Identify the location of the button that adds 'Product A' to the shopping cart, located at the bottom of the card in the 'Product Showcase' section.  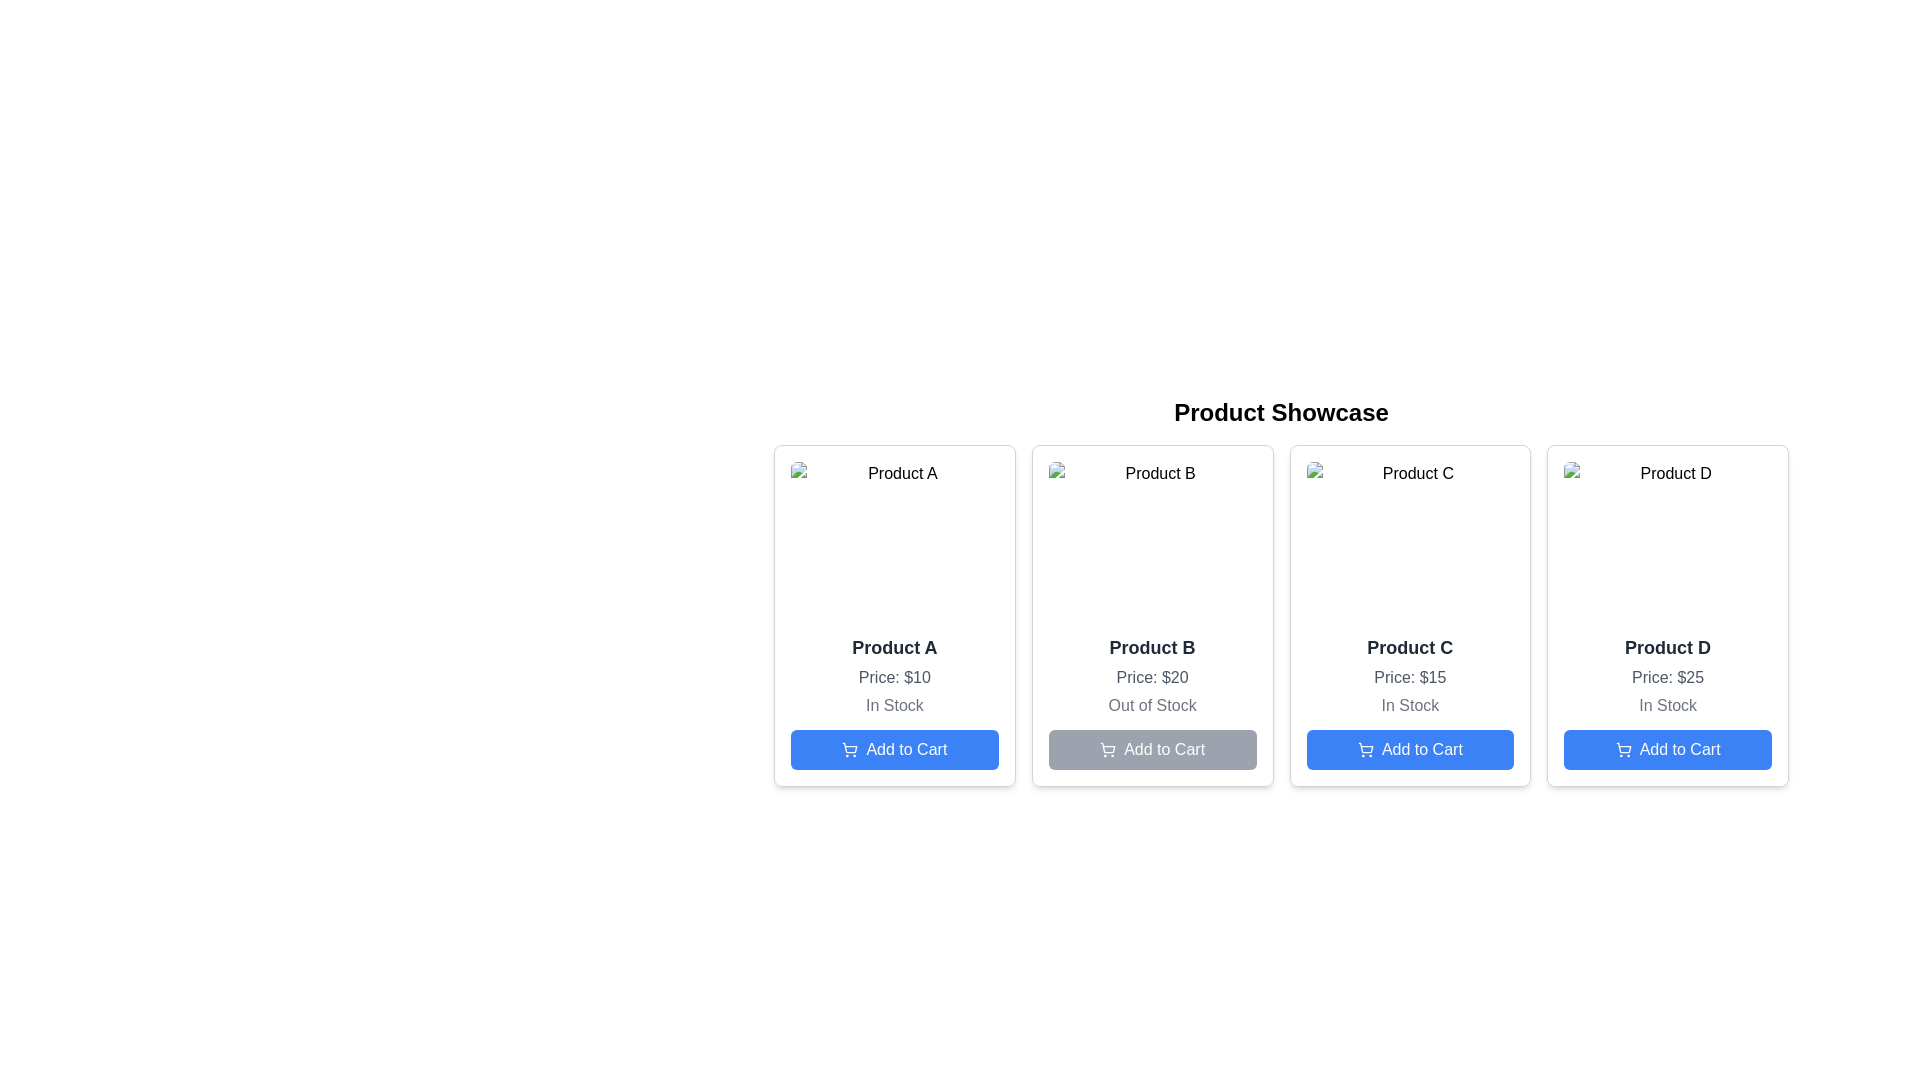
(893, 749).